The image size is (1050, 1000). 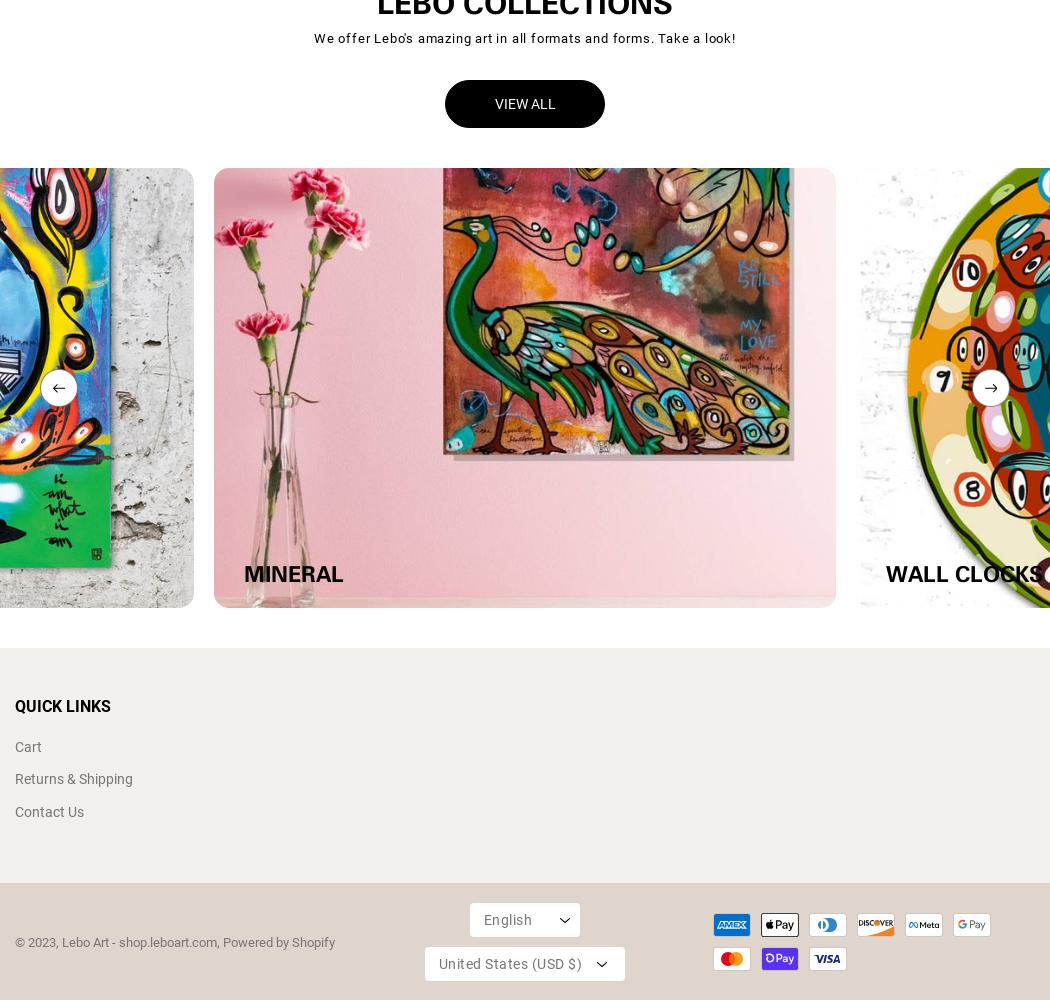 I want to click on 'We offer Lebo's amazing art in all formats and forms. Take a look!', so click(x=313, y=38).